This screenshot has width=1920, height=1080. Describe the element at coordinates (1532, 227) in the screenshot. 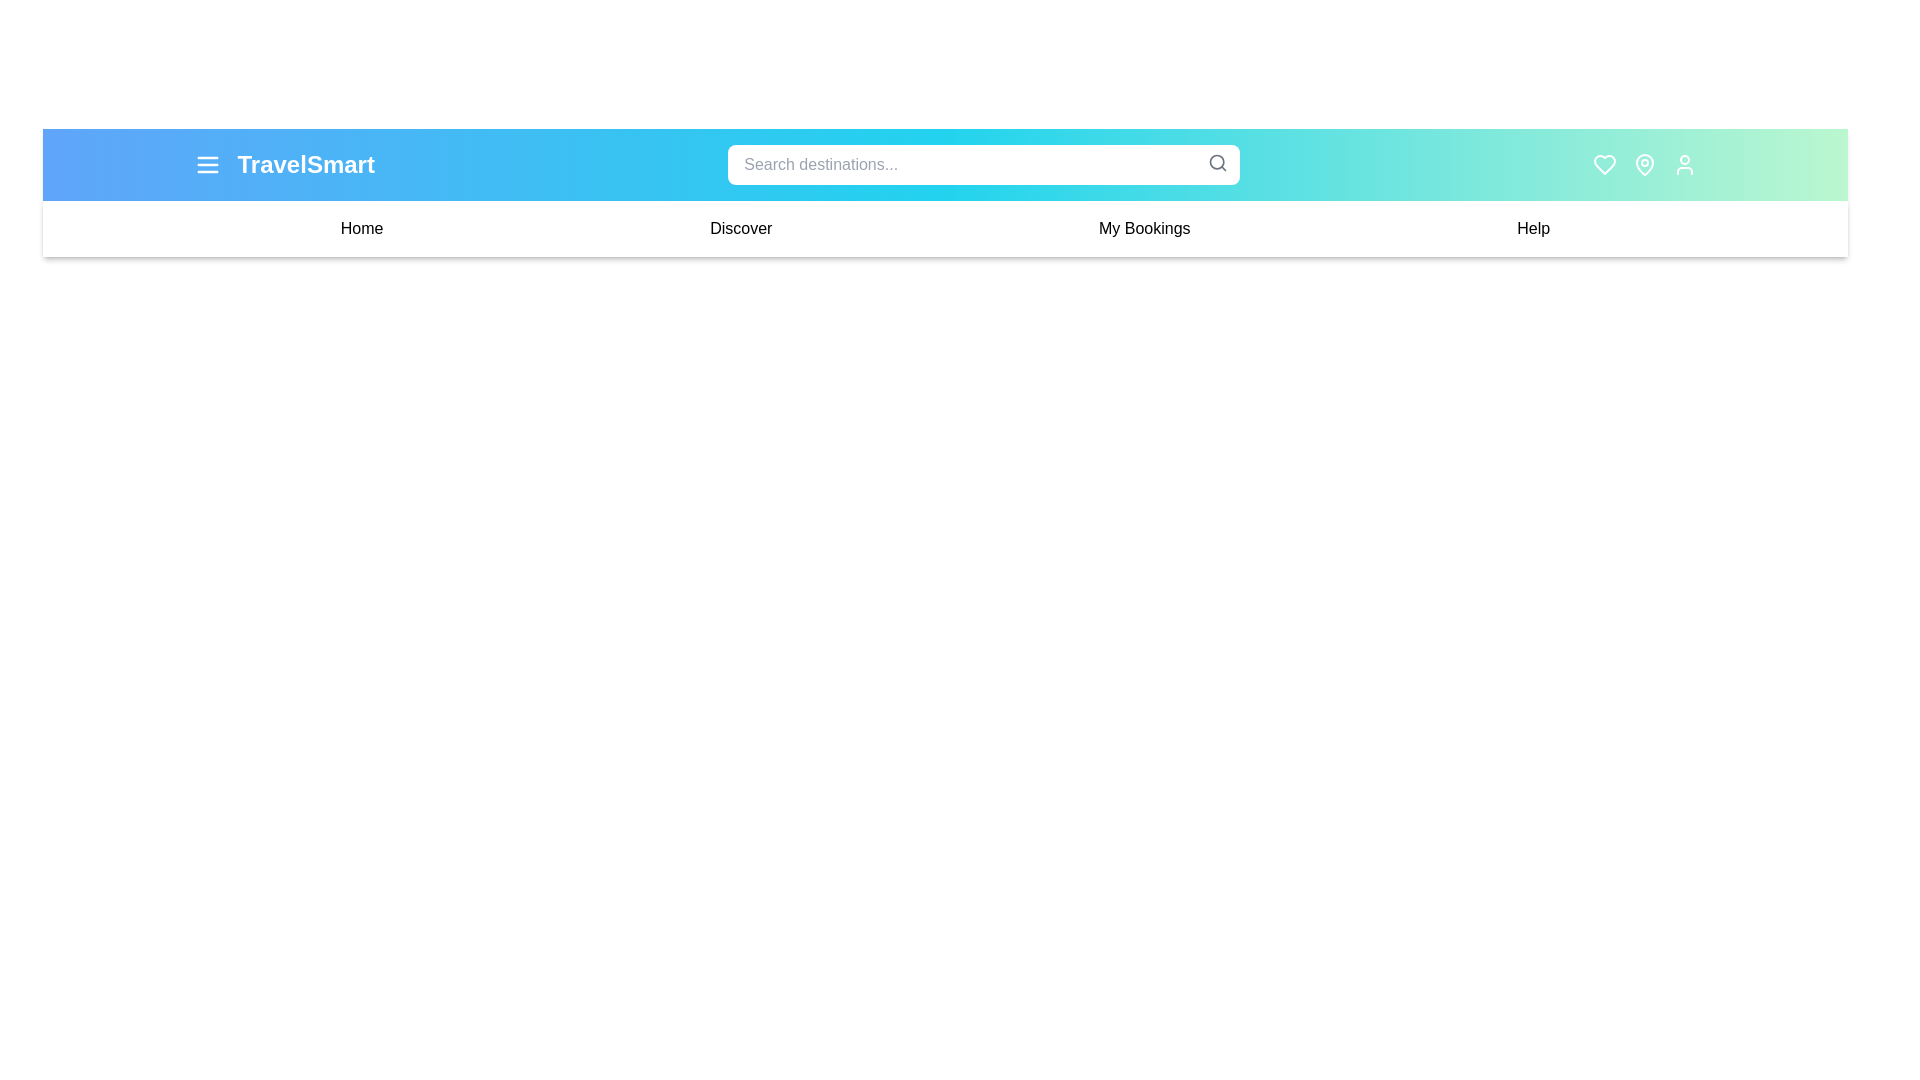

I see `the navigation link Help to navigate to the corresponding section` at that location.